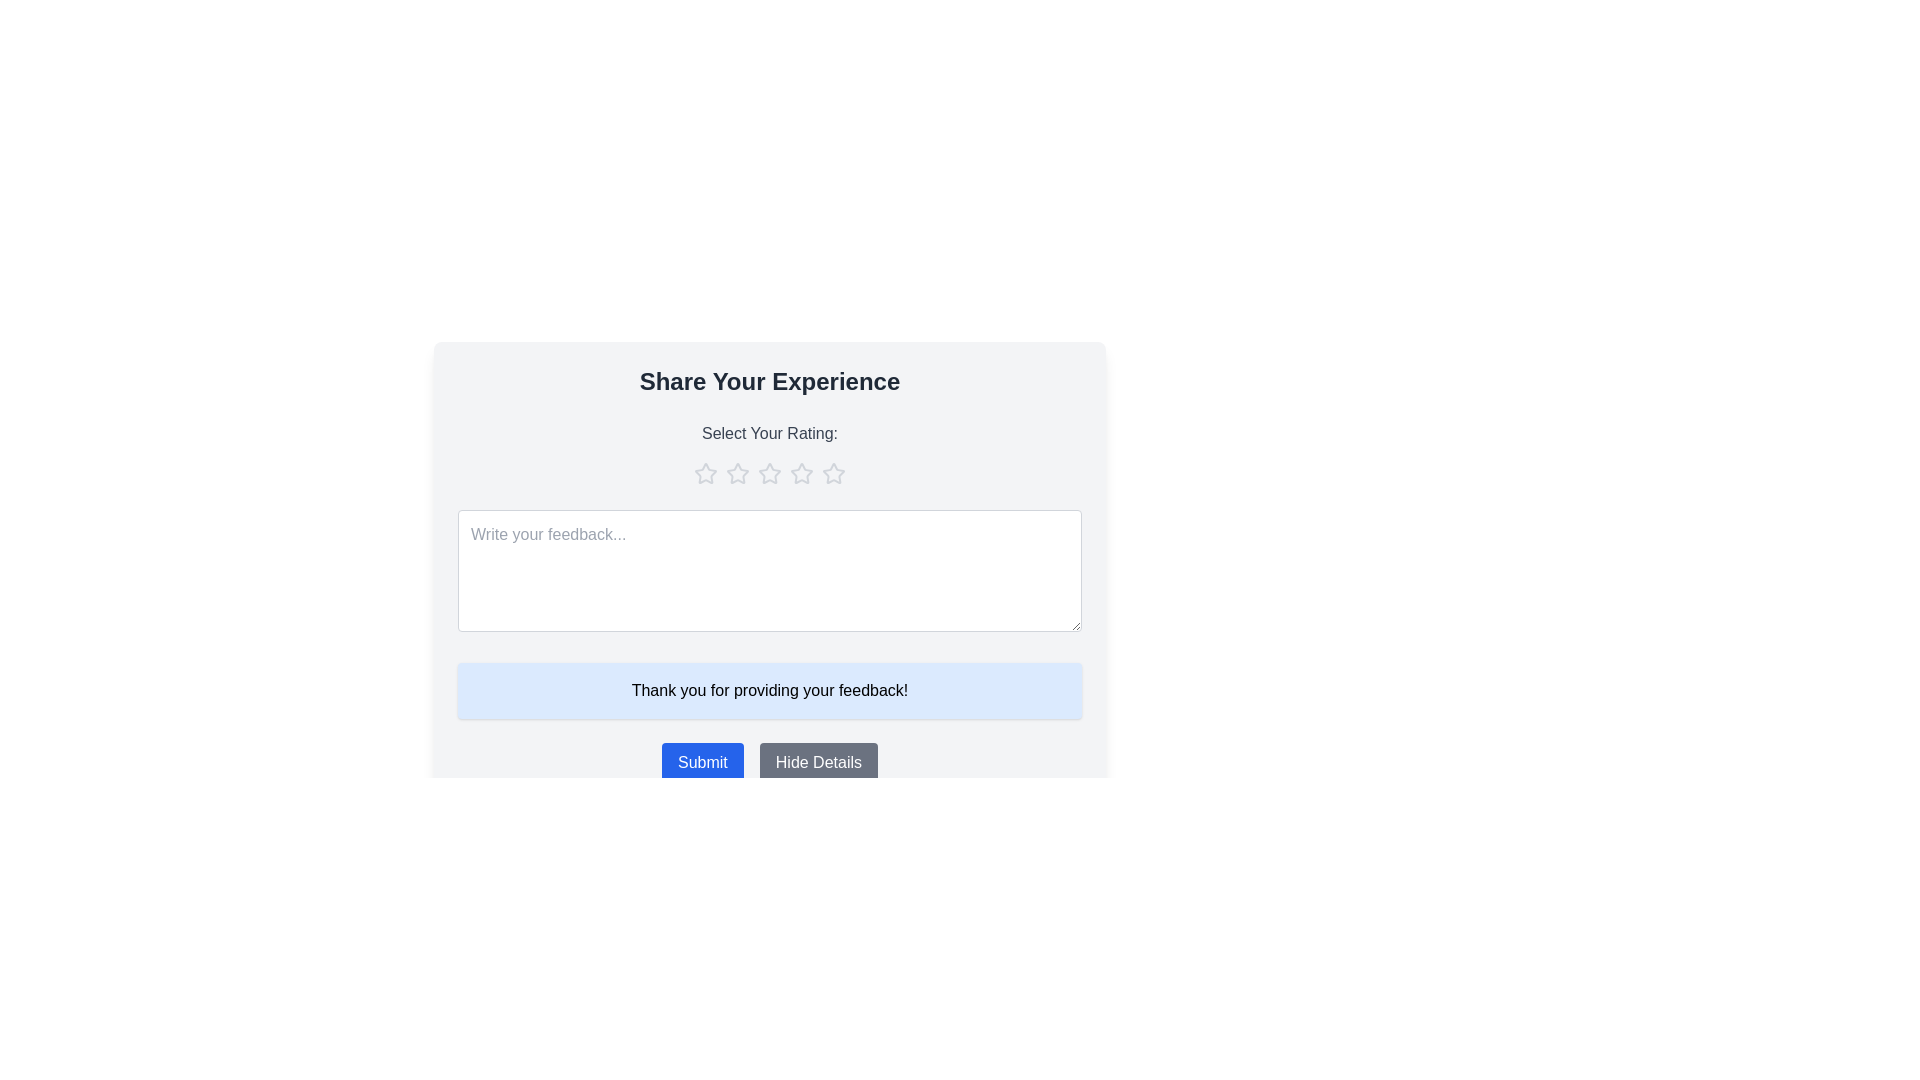 The width and height of the screenshot is (1920, 1080). Describe the element at coordinates (702, 763) in the screenshot. I see `the 'Submit' button located near the center-bottom of the page` at that location.